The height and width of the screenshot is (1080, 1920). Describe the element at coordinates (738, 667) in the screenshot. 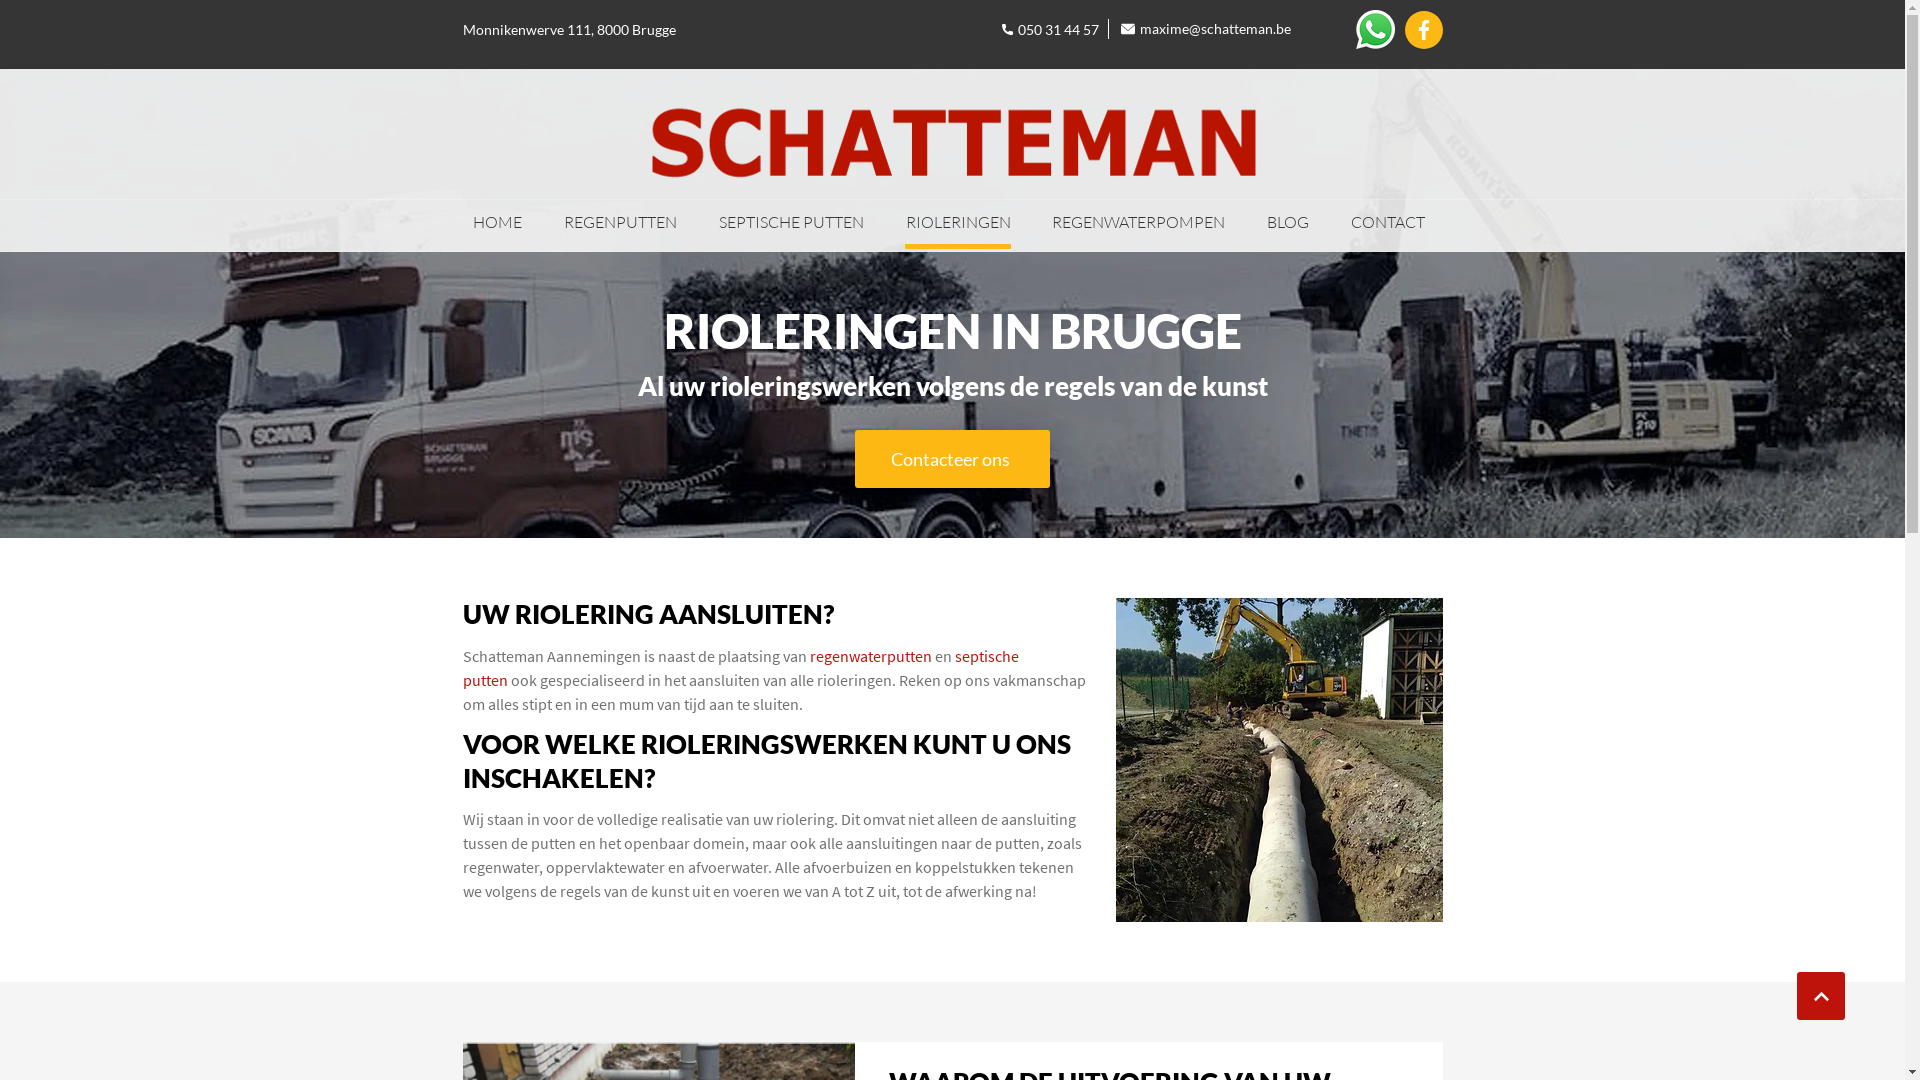

I see `'septische putten'` at that location.